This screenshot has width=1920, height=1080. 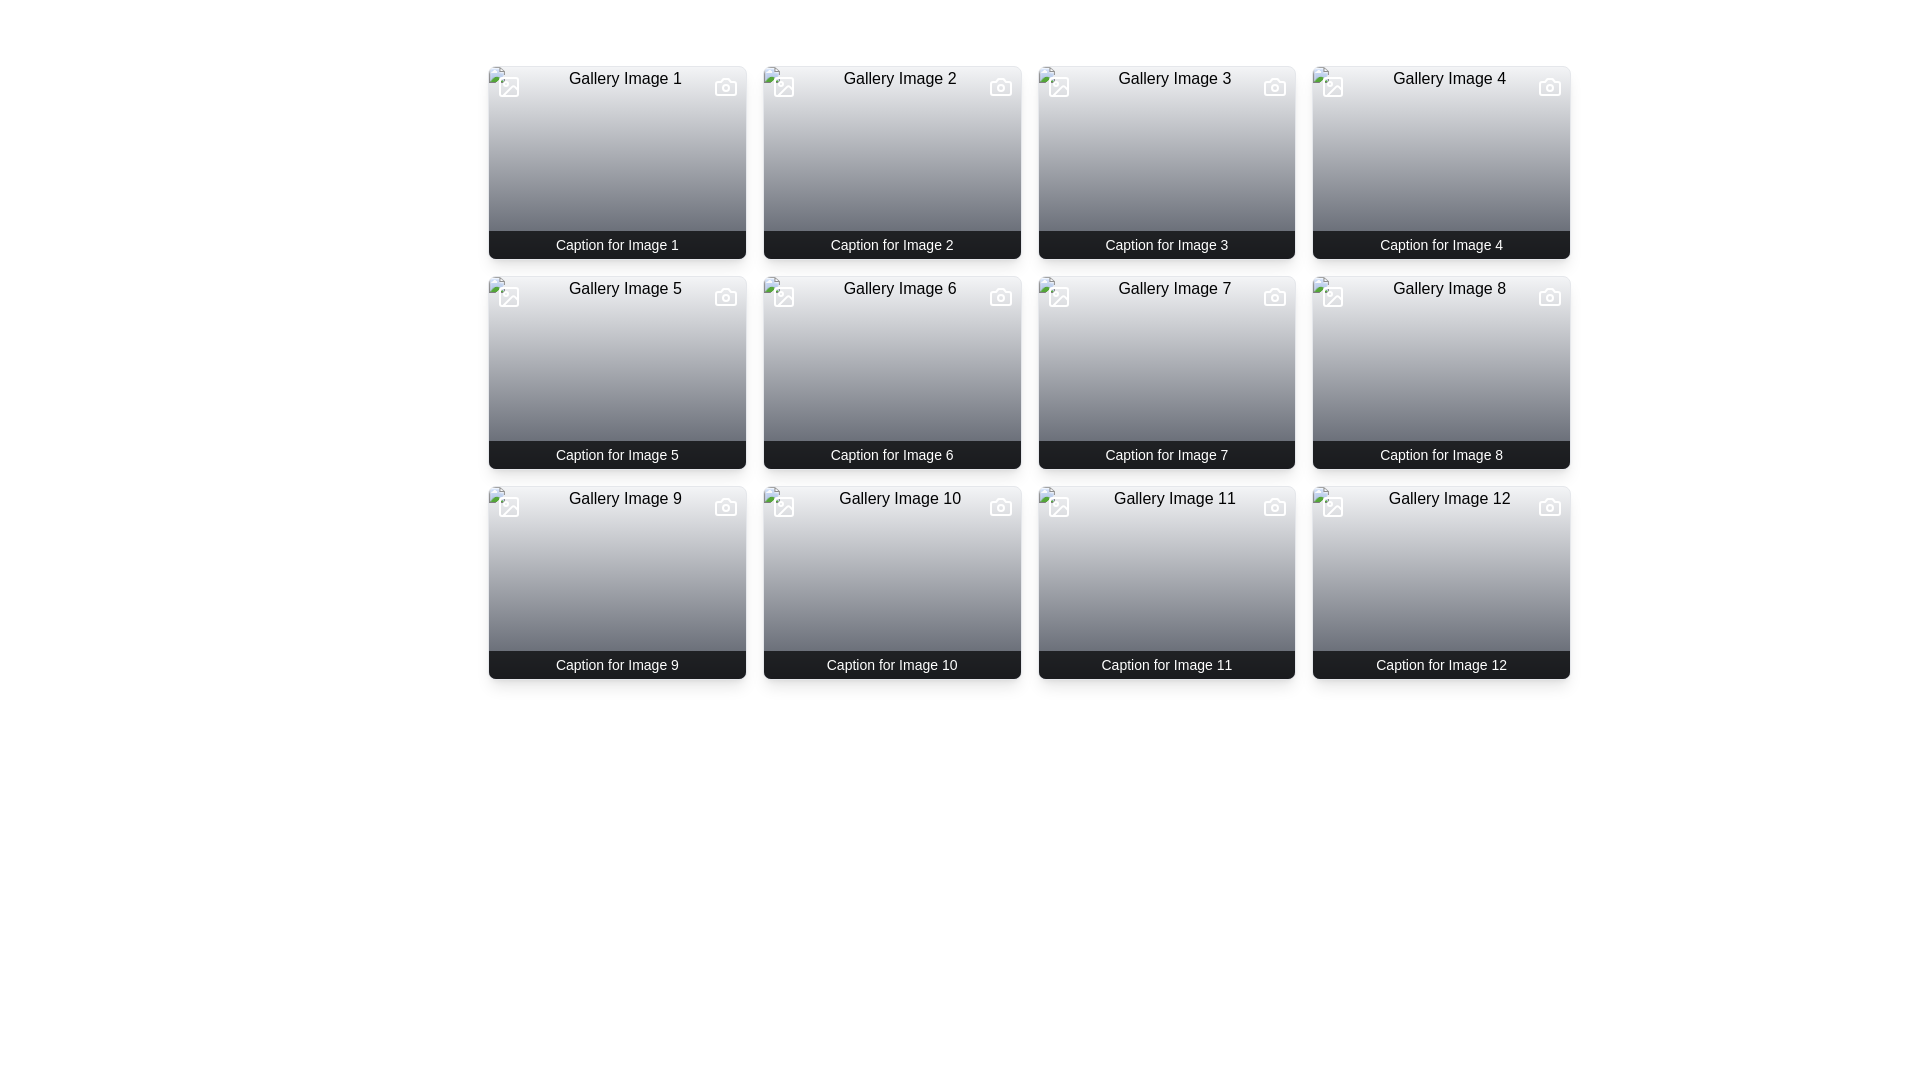 I want to click on caption text of the Text label located at the bottom of the sixth image card in a 4x3 grid layout, specifically in the second row and second column, so click(x=891, y=455).